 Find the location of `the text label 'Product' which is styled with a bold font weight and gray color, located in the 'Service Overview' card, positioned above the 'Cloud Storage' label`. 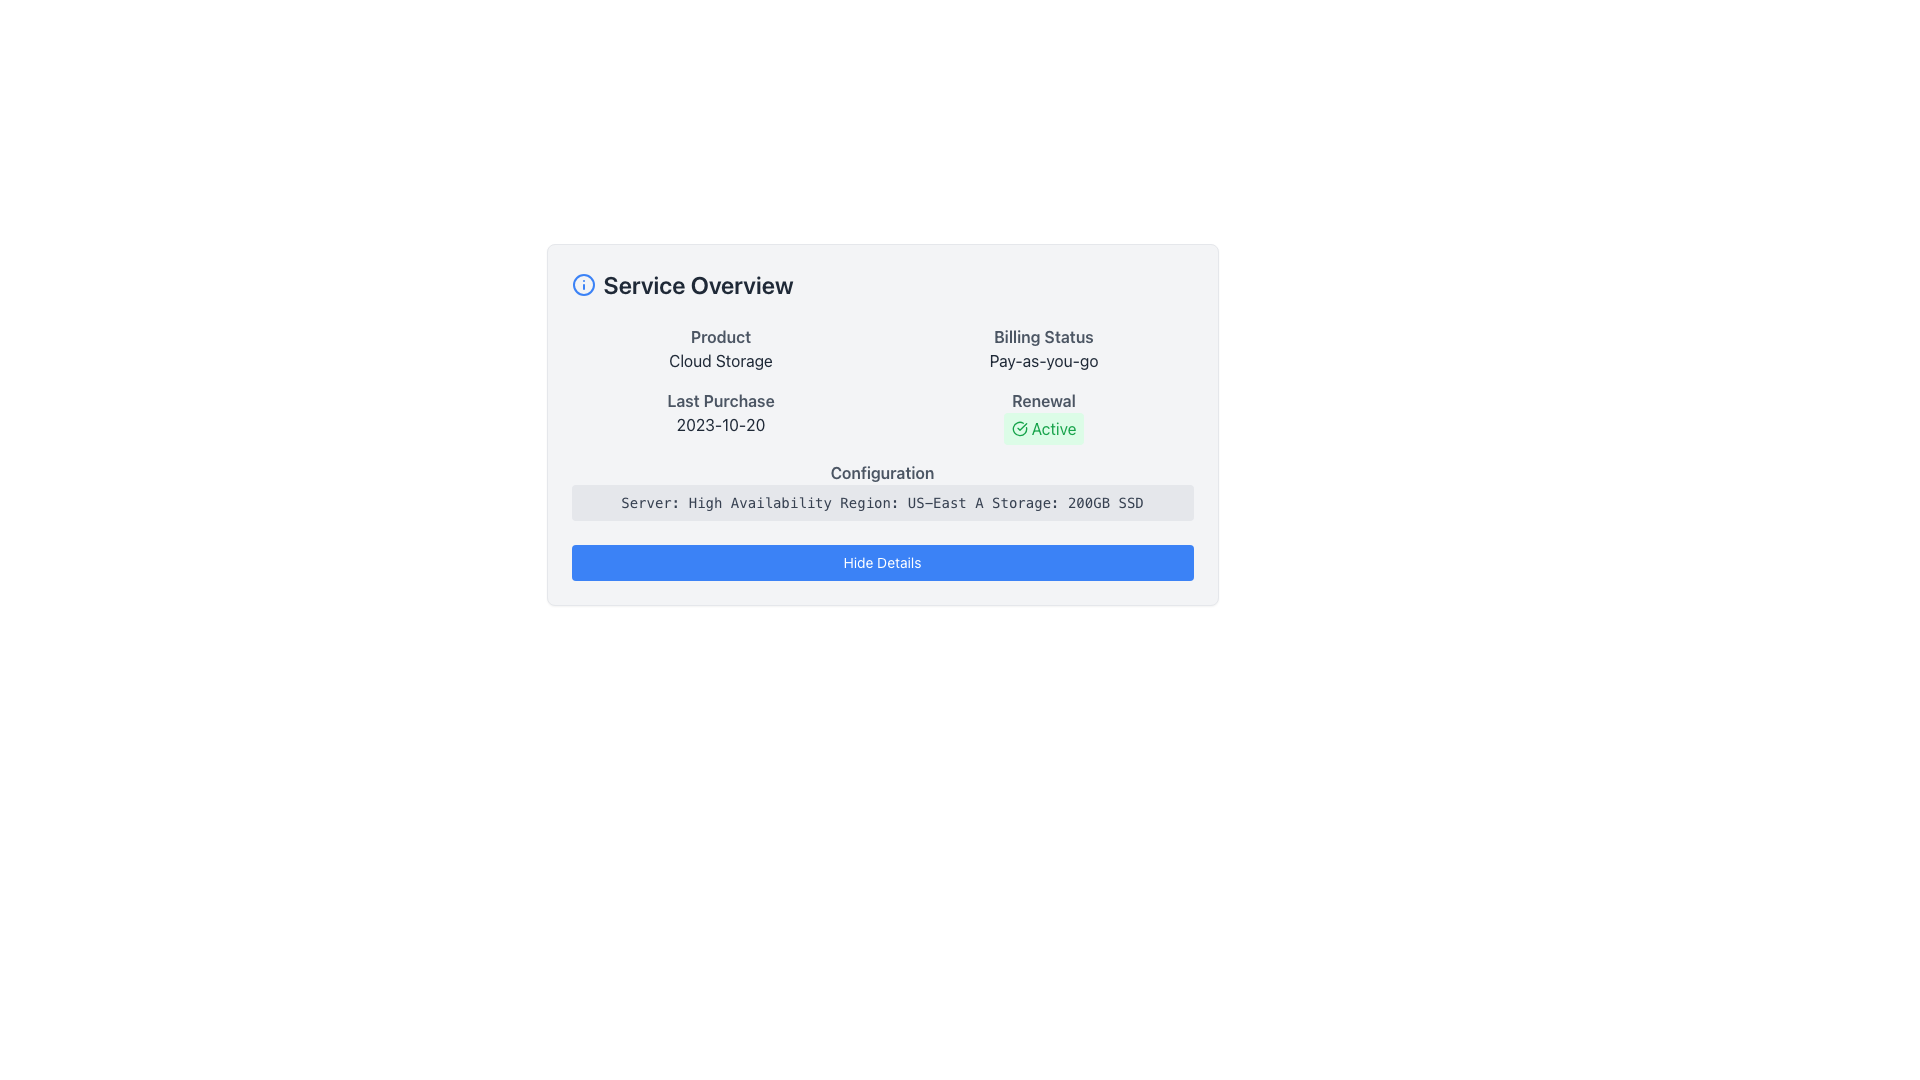

the text label 'Product' which is styled with a bold font weight and gray color, located in the 'Service Overview' card, positioned above the 'Cloud Storage' label is located at coordinates (720, 335).